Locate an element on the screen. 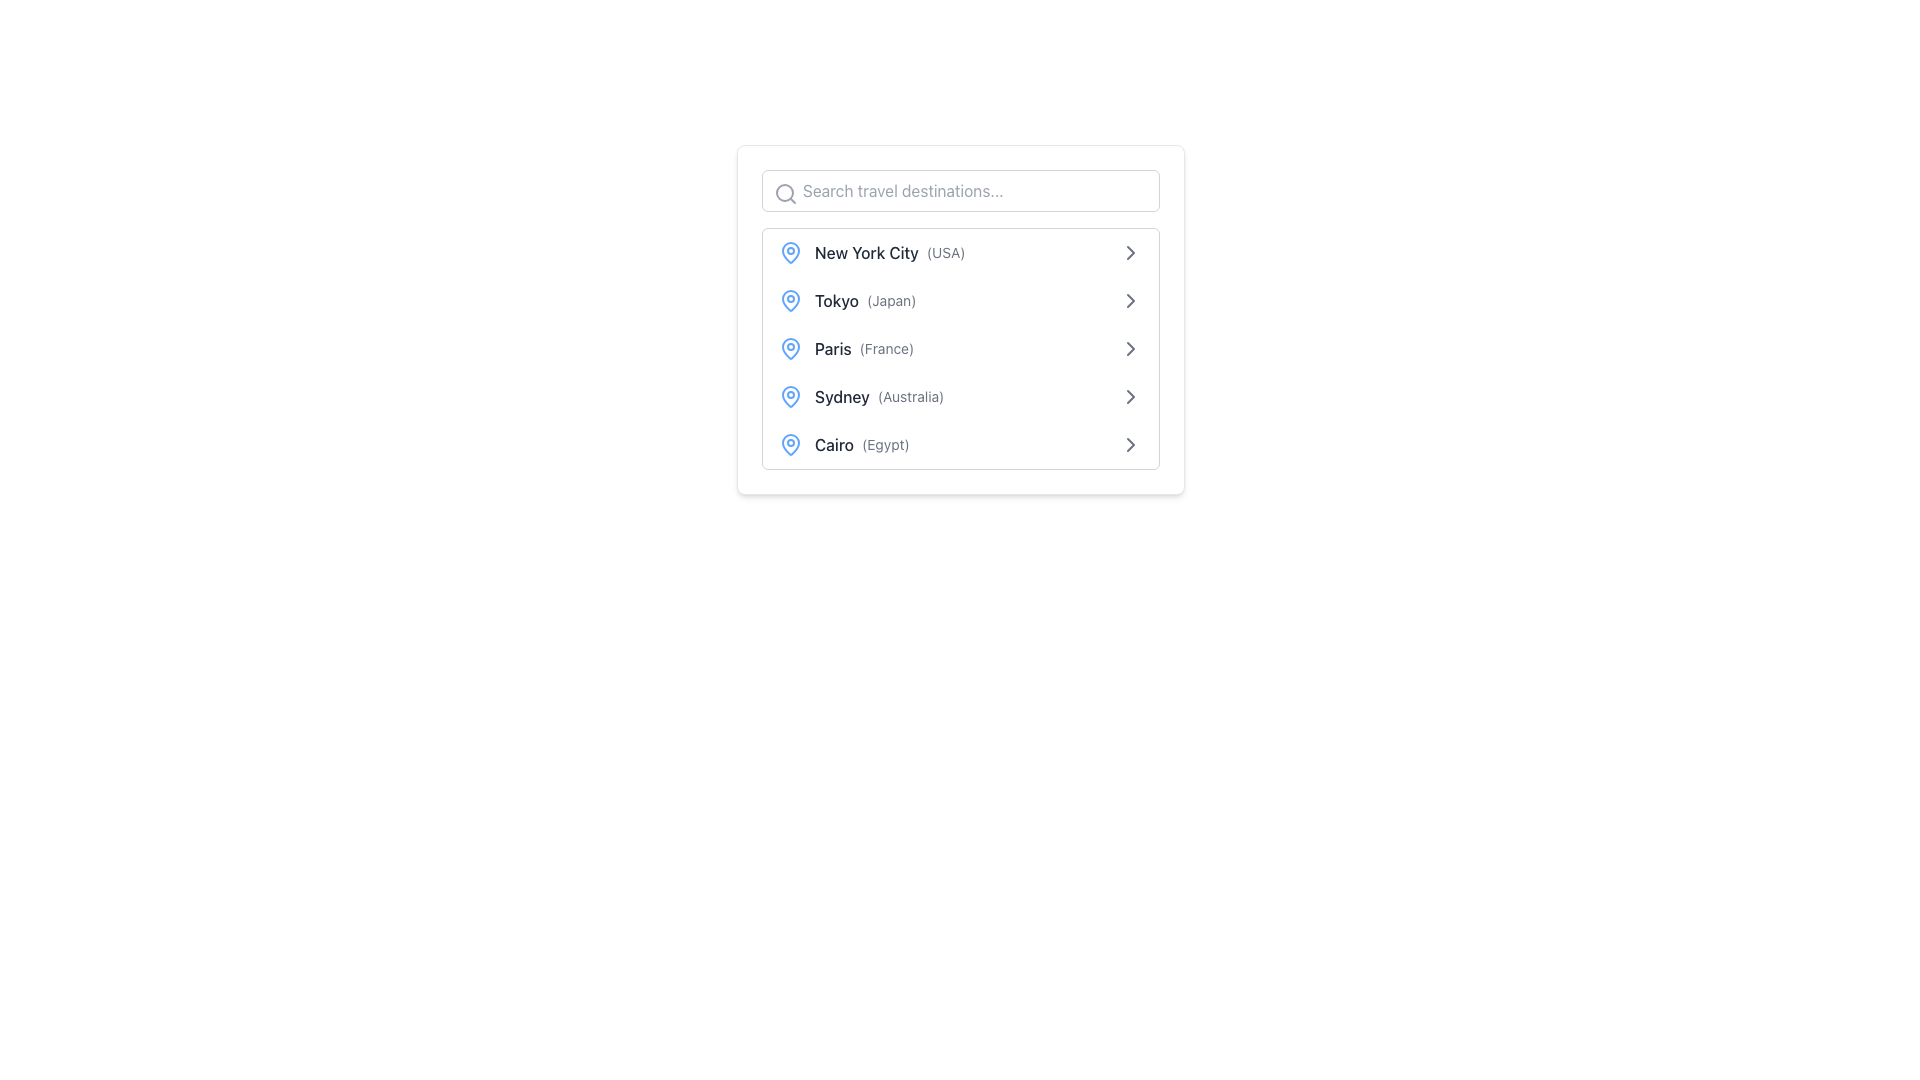 The width and height of the screenshot is (1920, 1080). text label indicating the city name 'Sydney' located in the travel destinations list, positioned between a blue map pin icon and the text '(Australia)' is located at coordinates (842, 397).